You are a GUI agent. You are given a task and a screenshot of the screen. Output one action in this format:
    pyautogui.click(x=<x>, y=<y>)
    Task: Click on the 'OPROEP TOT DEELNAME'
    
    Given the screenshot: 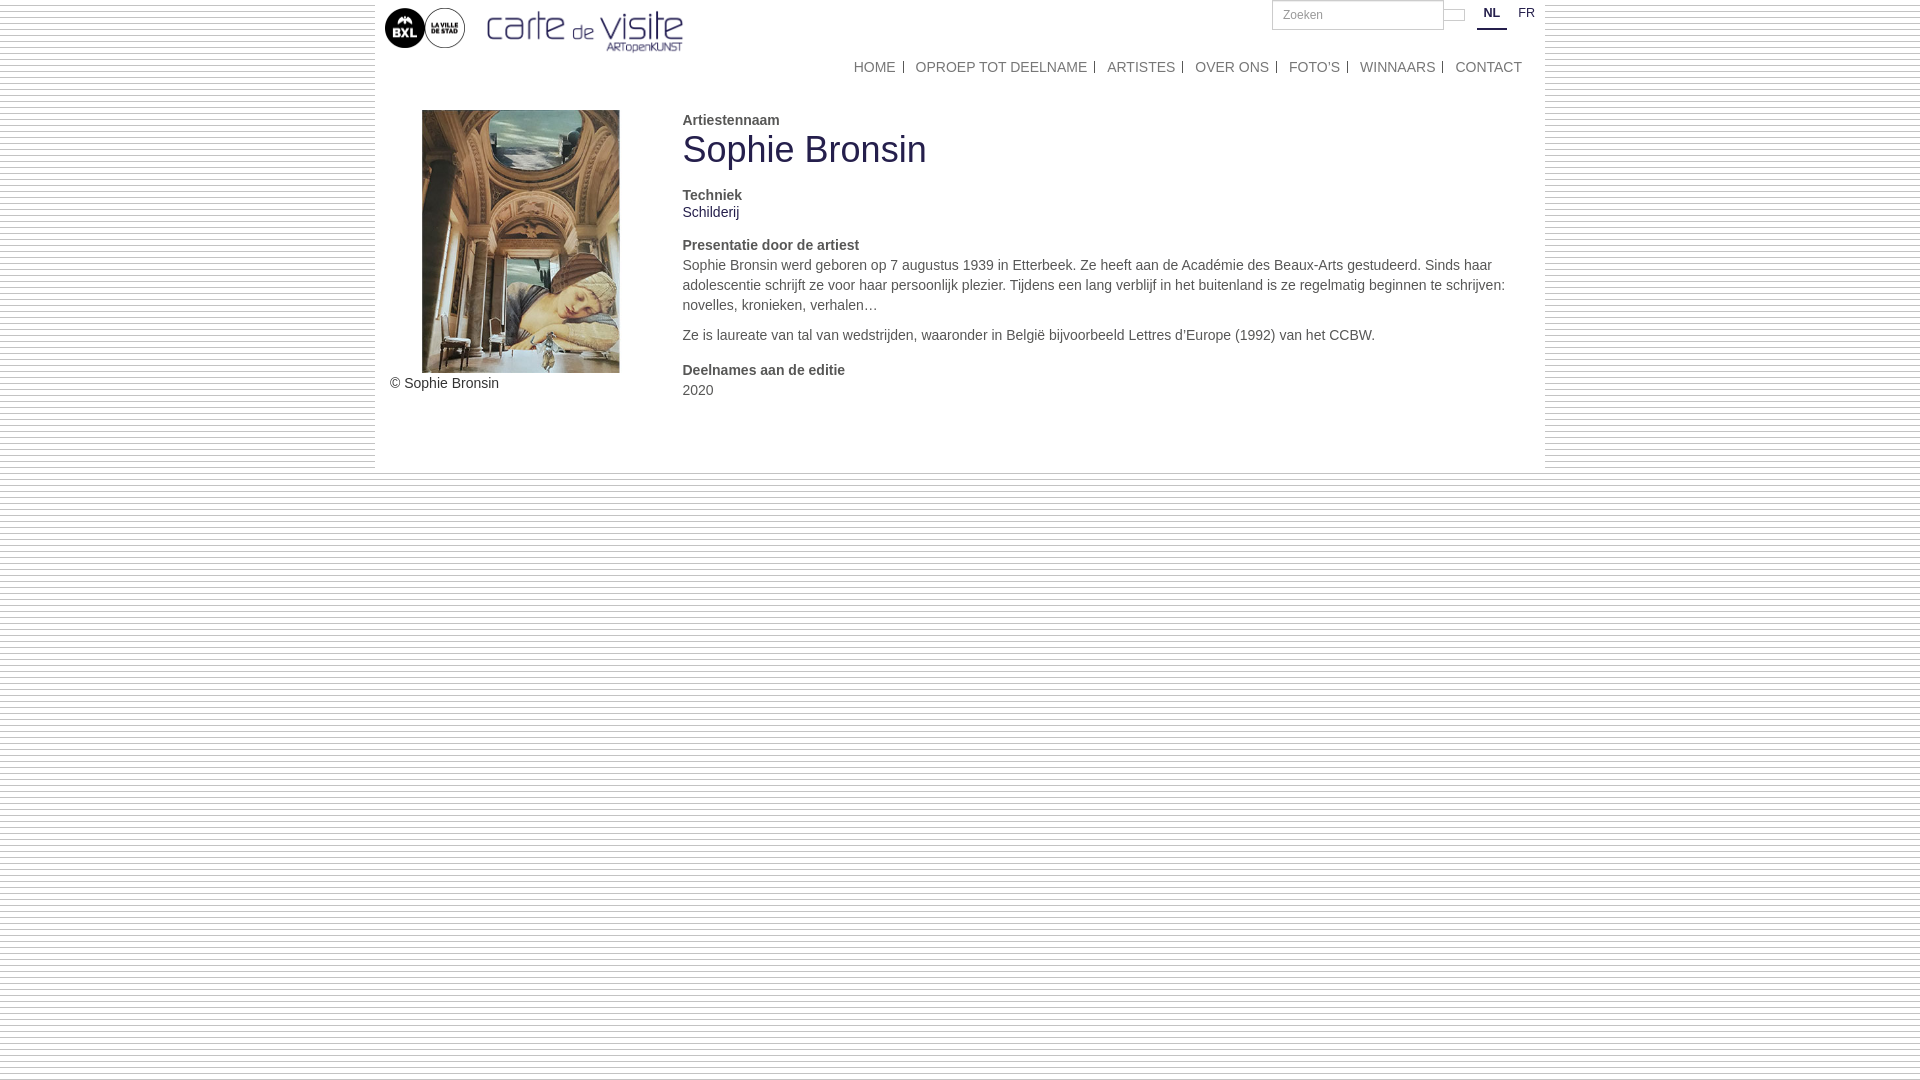 What is the action you would take?
    pyautogui.click(x=1002, y=65)
    